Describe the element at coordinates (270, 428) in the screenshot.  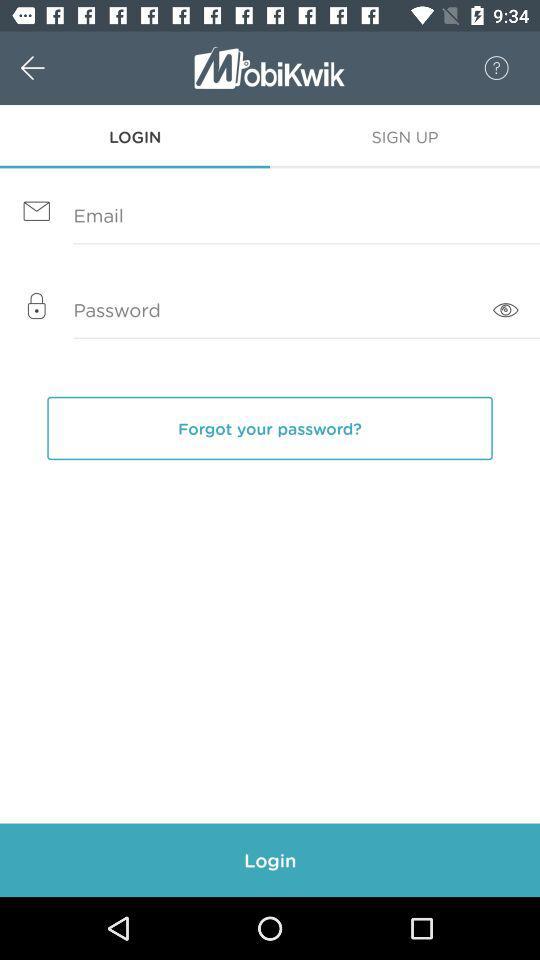
I see `forgot your password? item` at that location.